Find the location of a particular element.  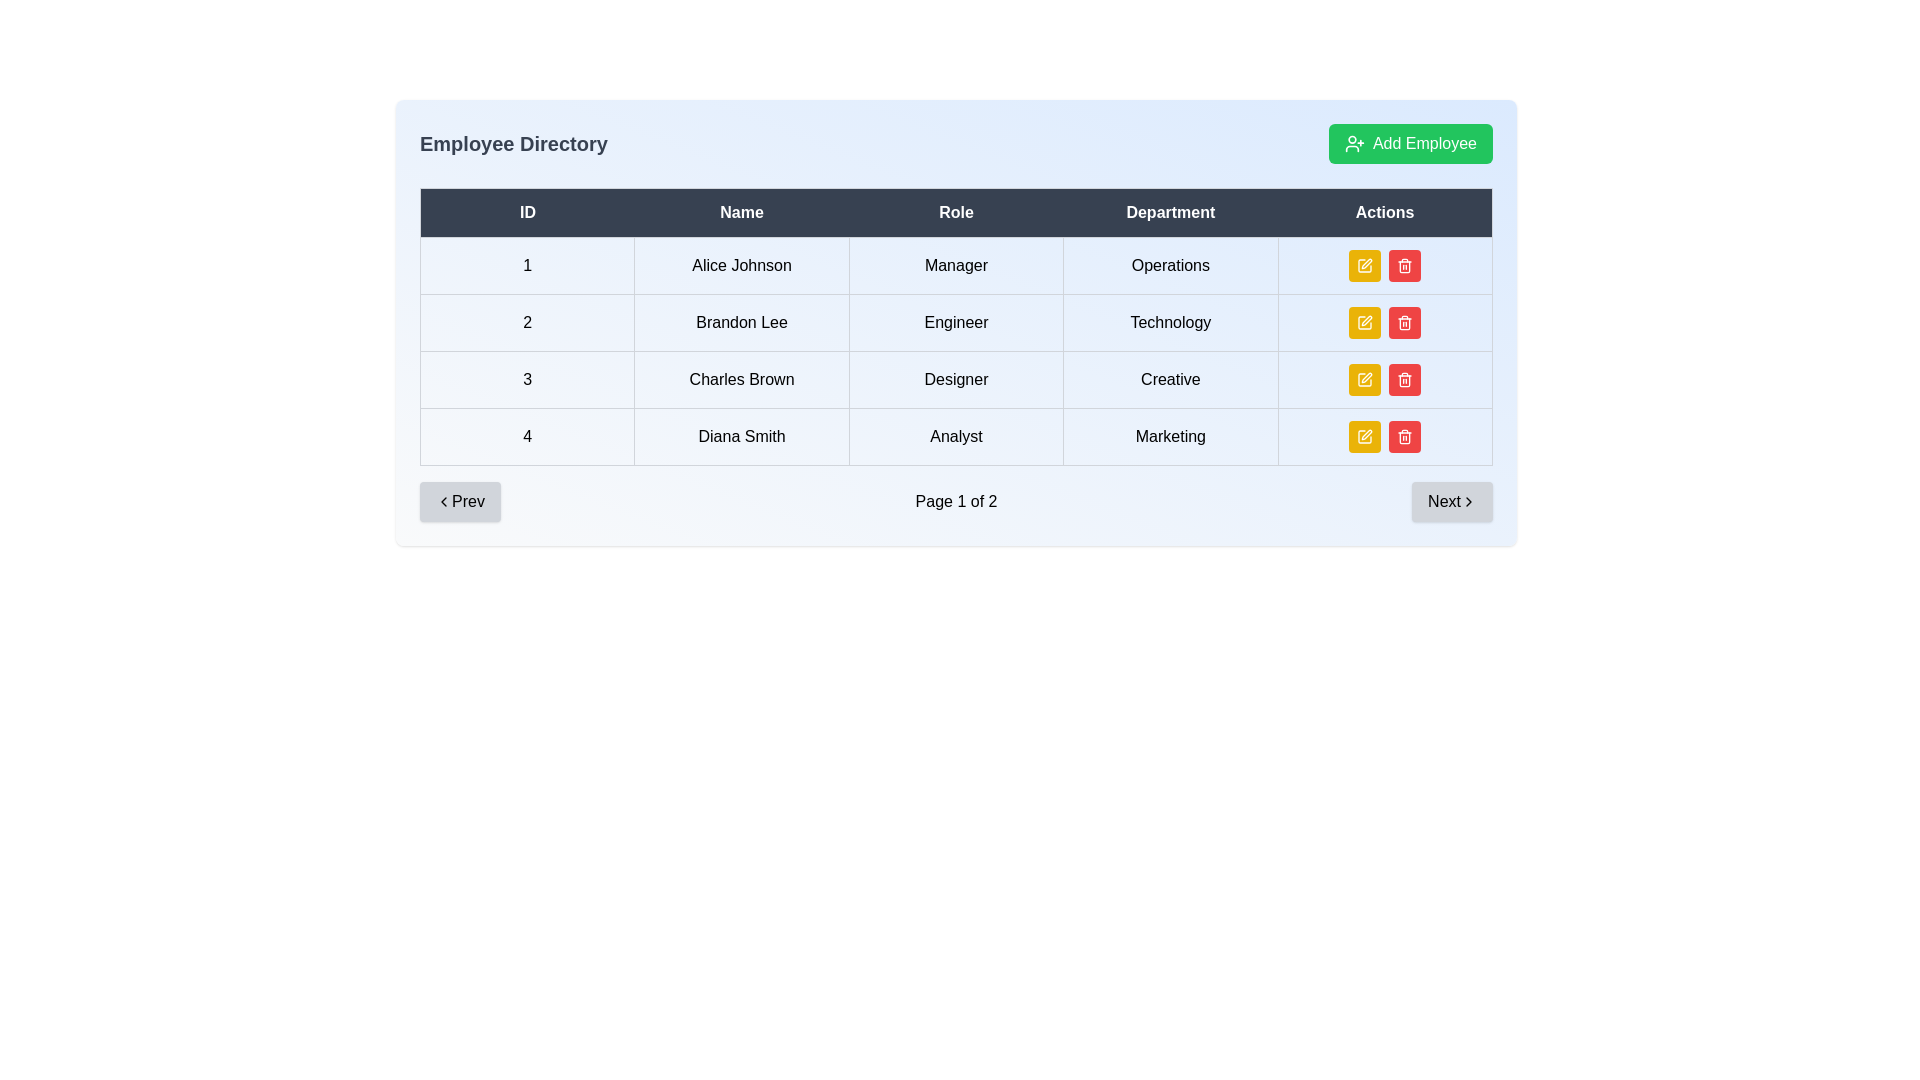

page number information from the Pagination bar located at the bottom right corner of the employee list table, which displays 'Page 1 of 2' is located at coordinates (955, 500).